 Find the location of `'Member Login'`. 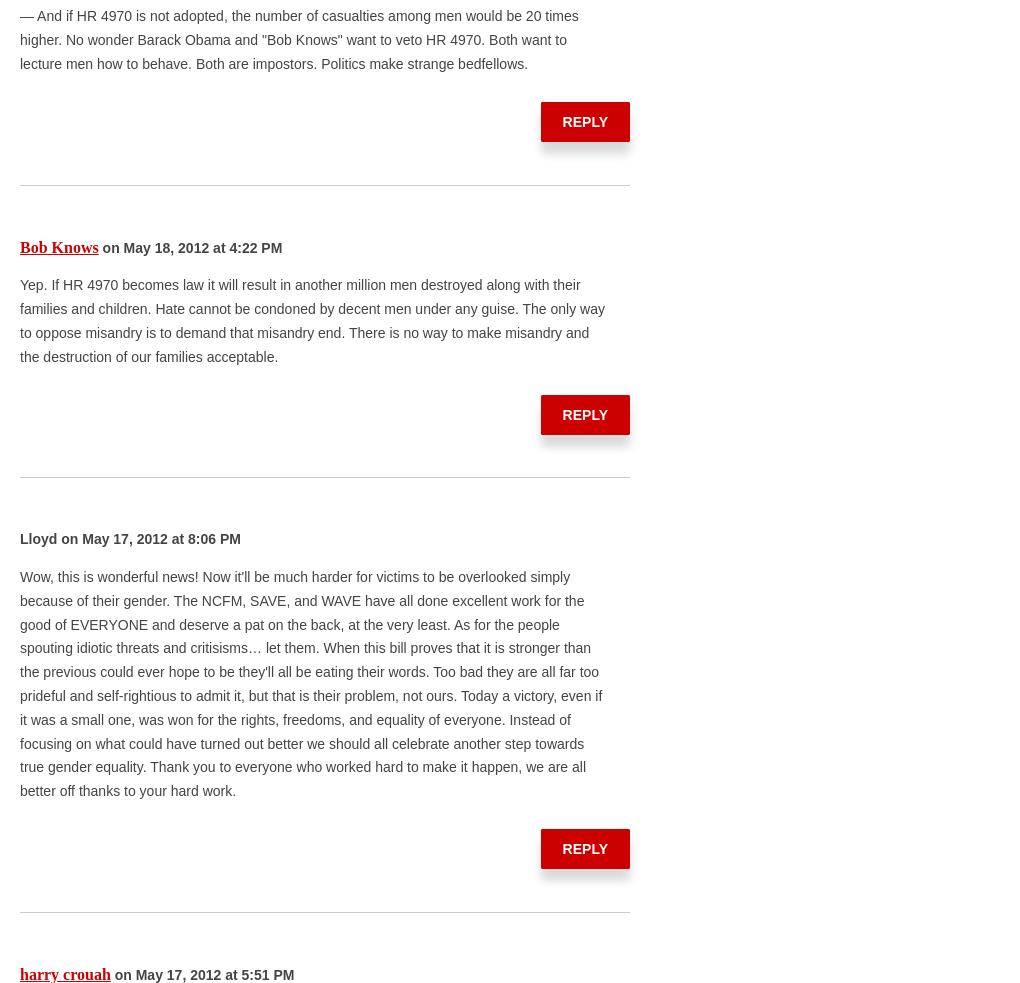

'Member Login' is located at coordinates (716, 469).